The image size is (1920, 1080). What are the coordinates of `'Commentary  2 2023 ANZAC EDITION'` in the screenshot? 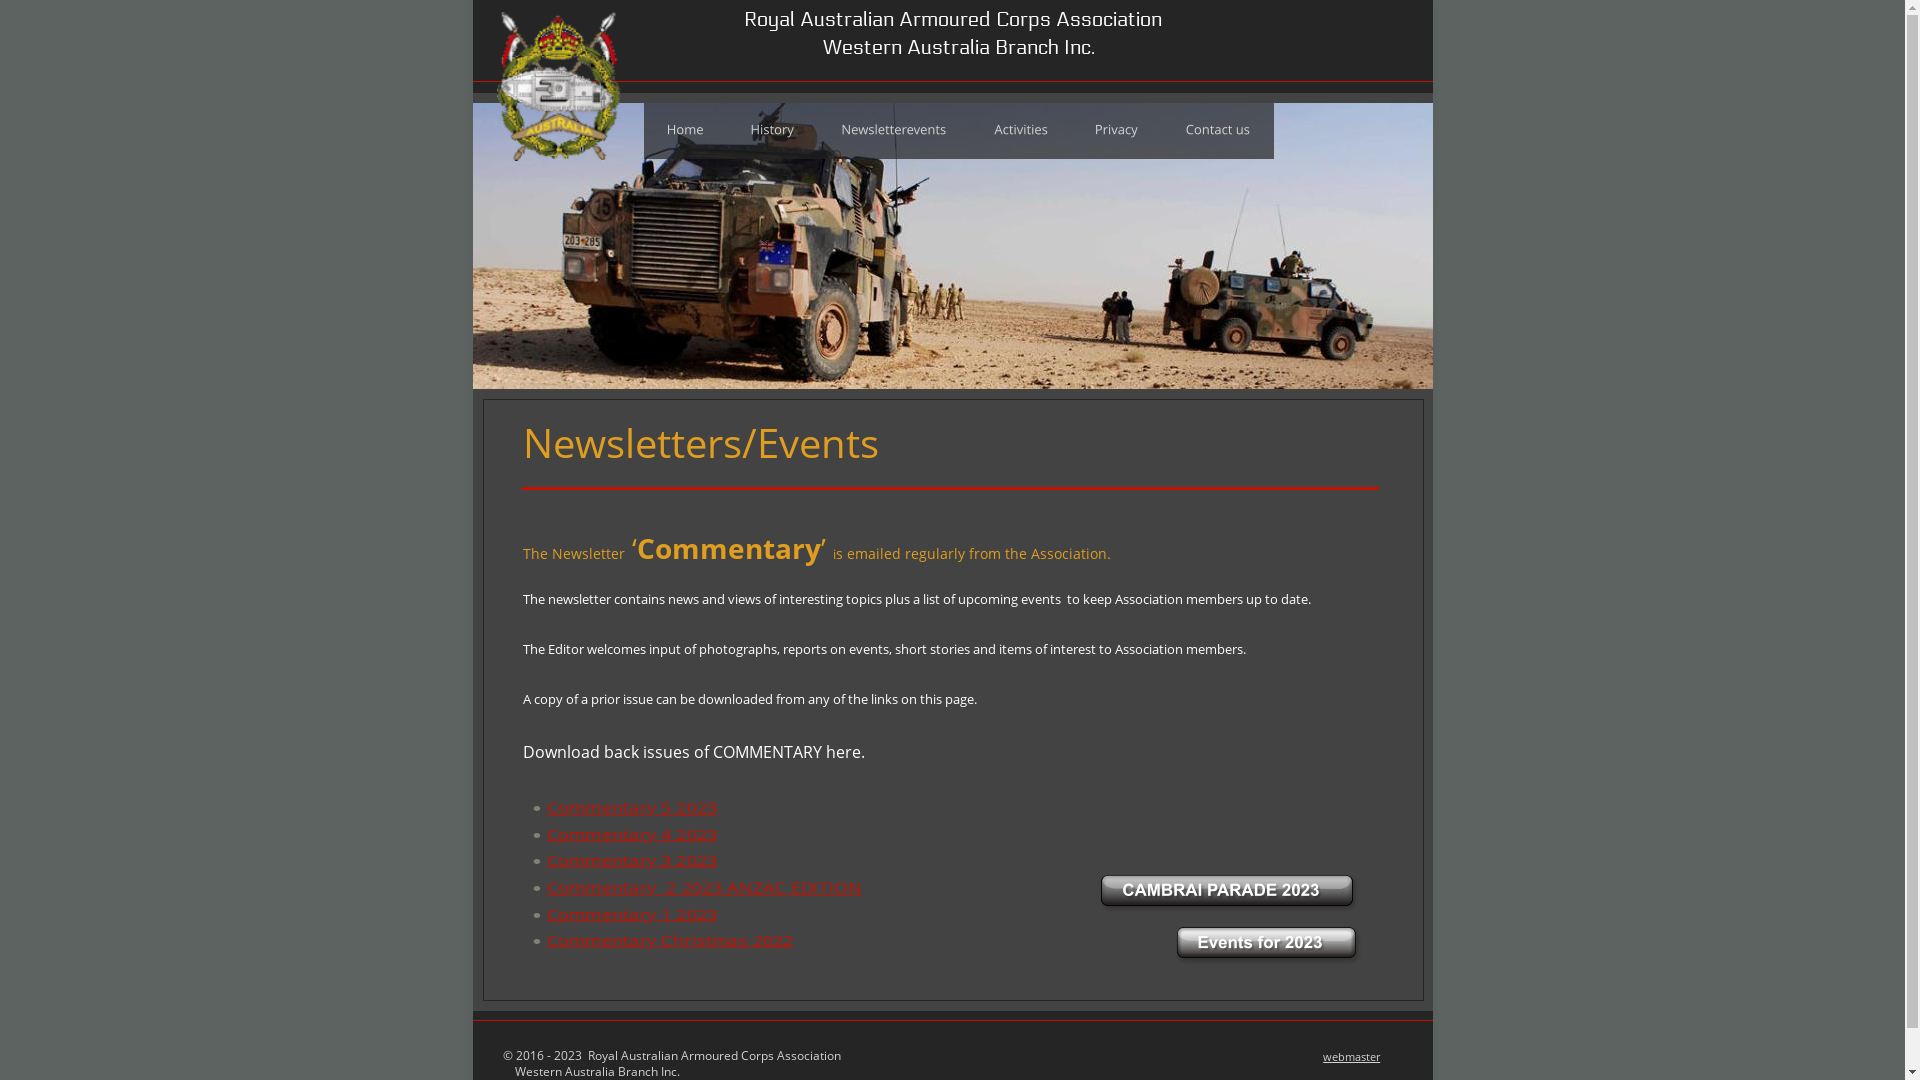 It's located at (671, 886).